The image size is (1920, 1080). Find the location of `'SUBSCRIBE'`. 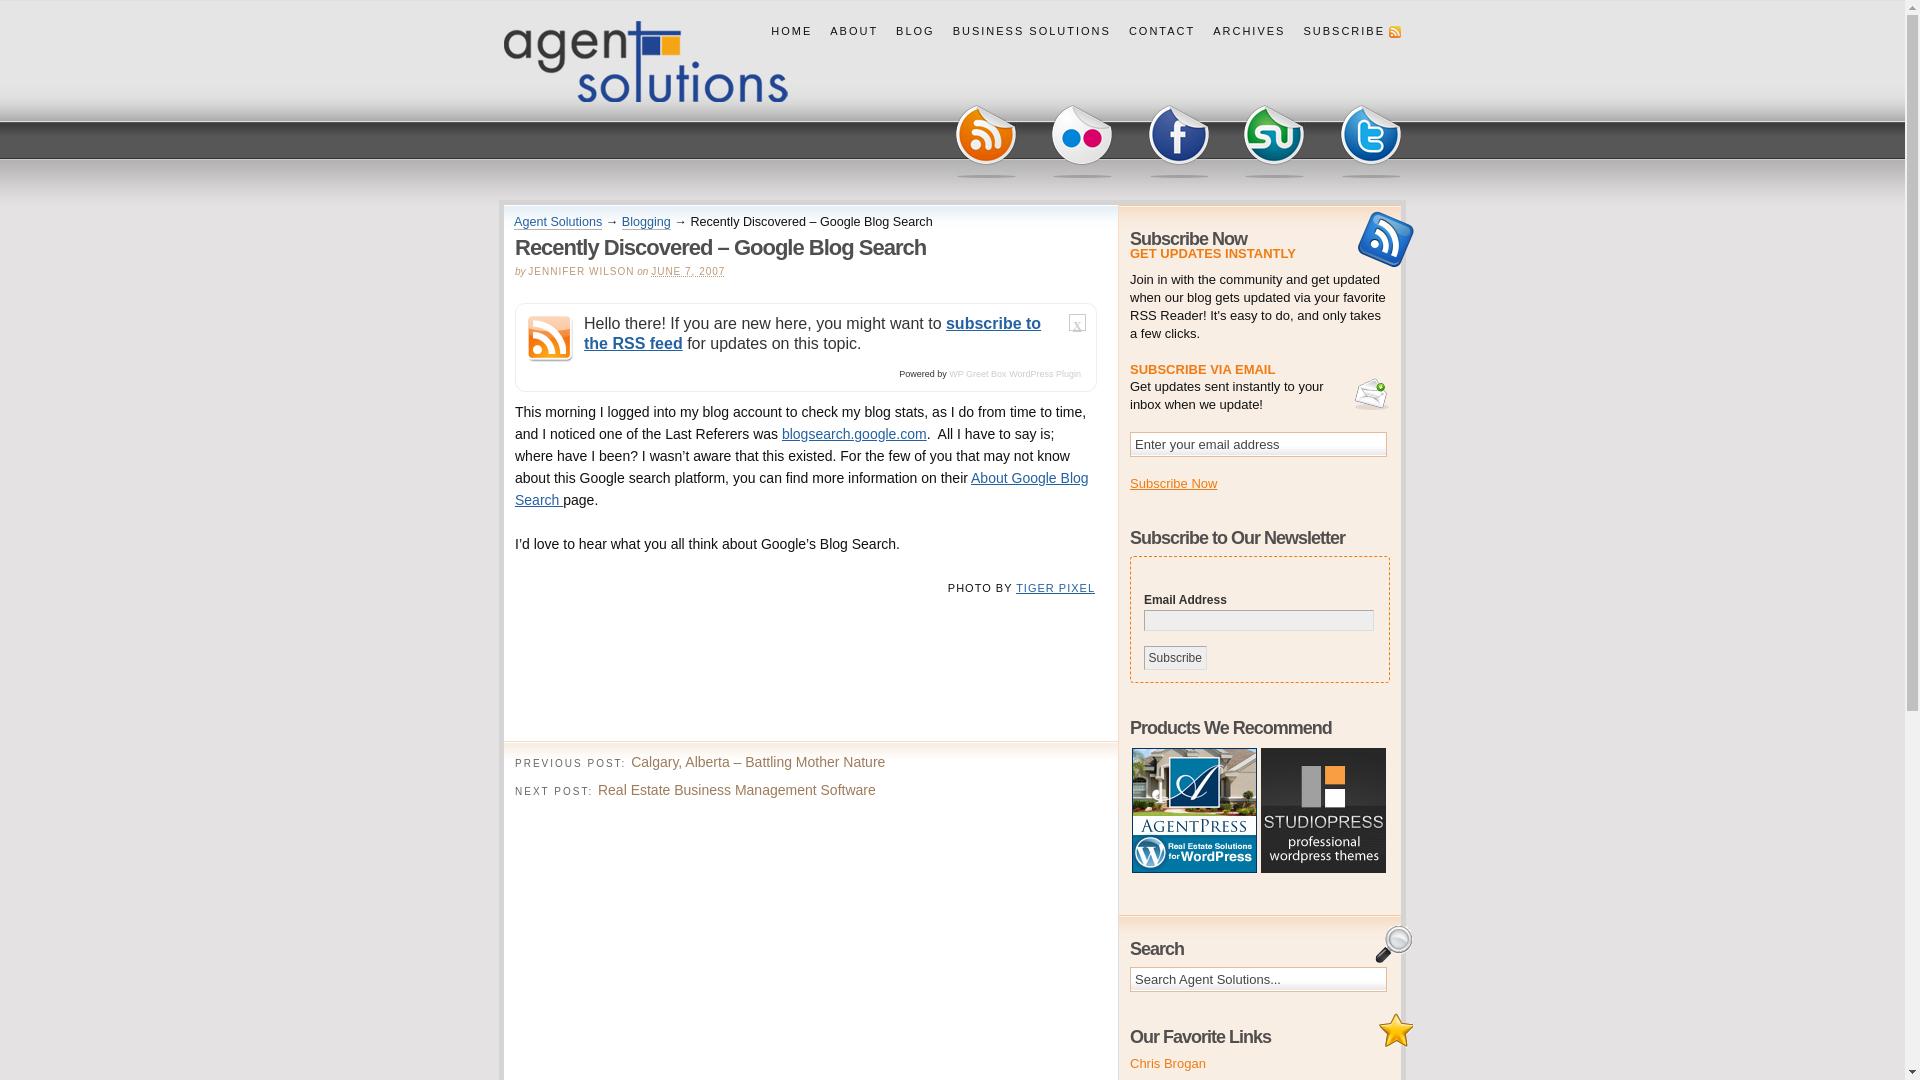

'SUBSCRIBE' is located at coordinates (1347, 31).